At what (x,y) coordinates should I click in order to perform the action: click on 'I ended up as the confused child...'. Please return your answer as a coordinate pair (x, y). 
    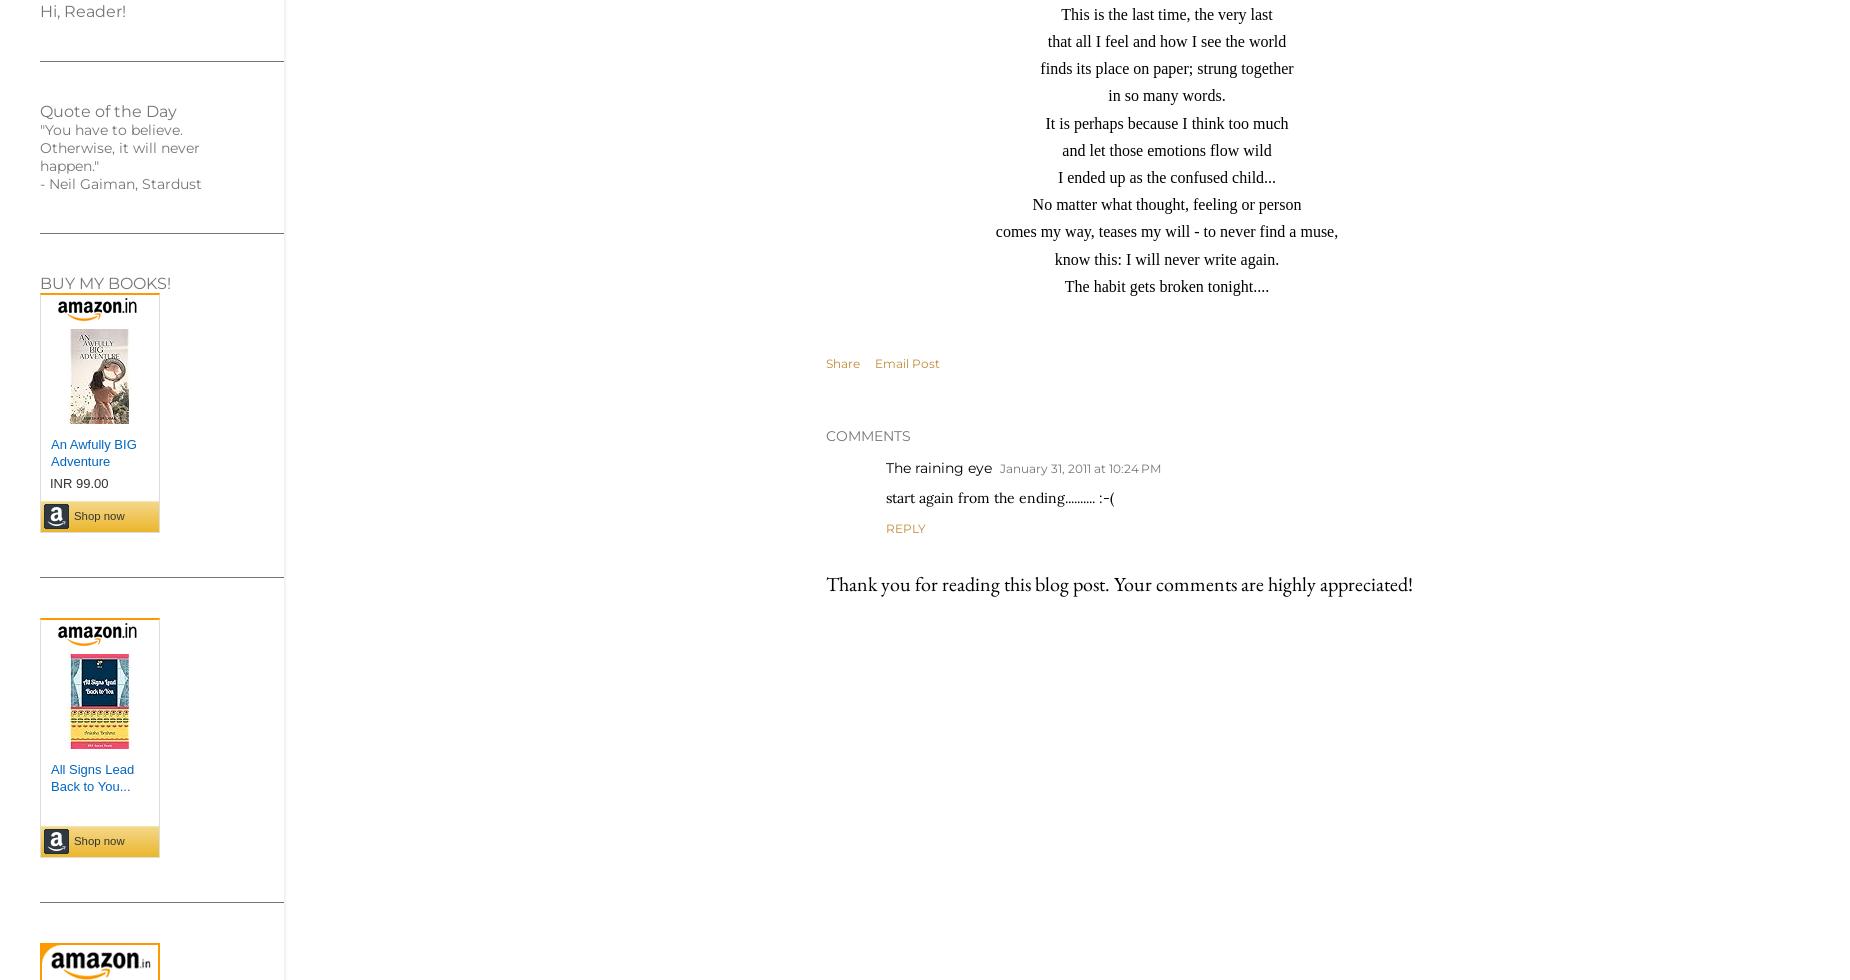
    Looking at the image, I should click on (1165, 176).